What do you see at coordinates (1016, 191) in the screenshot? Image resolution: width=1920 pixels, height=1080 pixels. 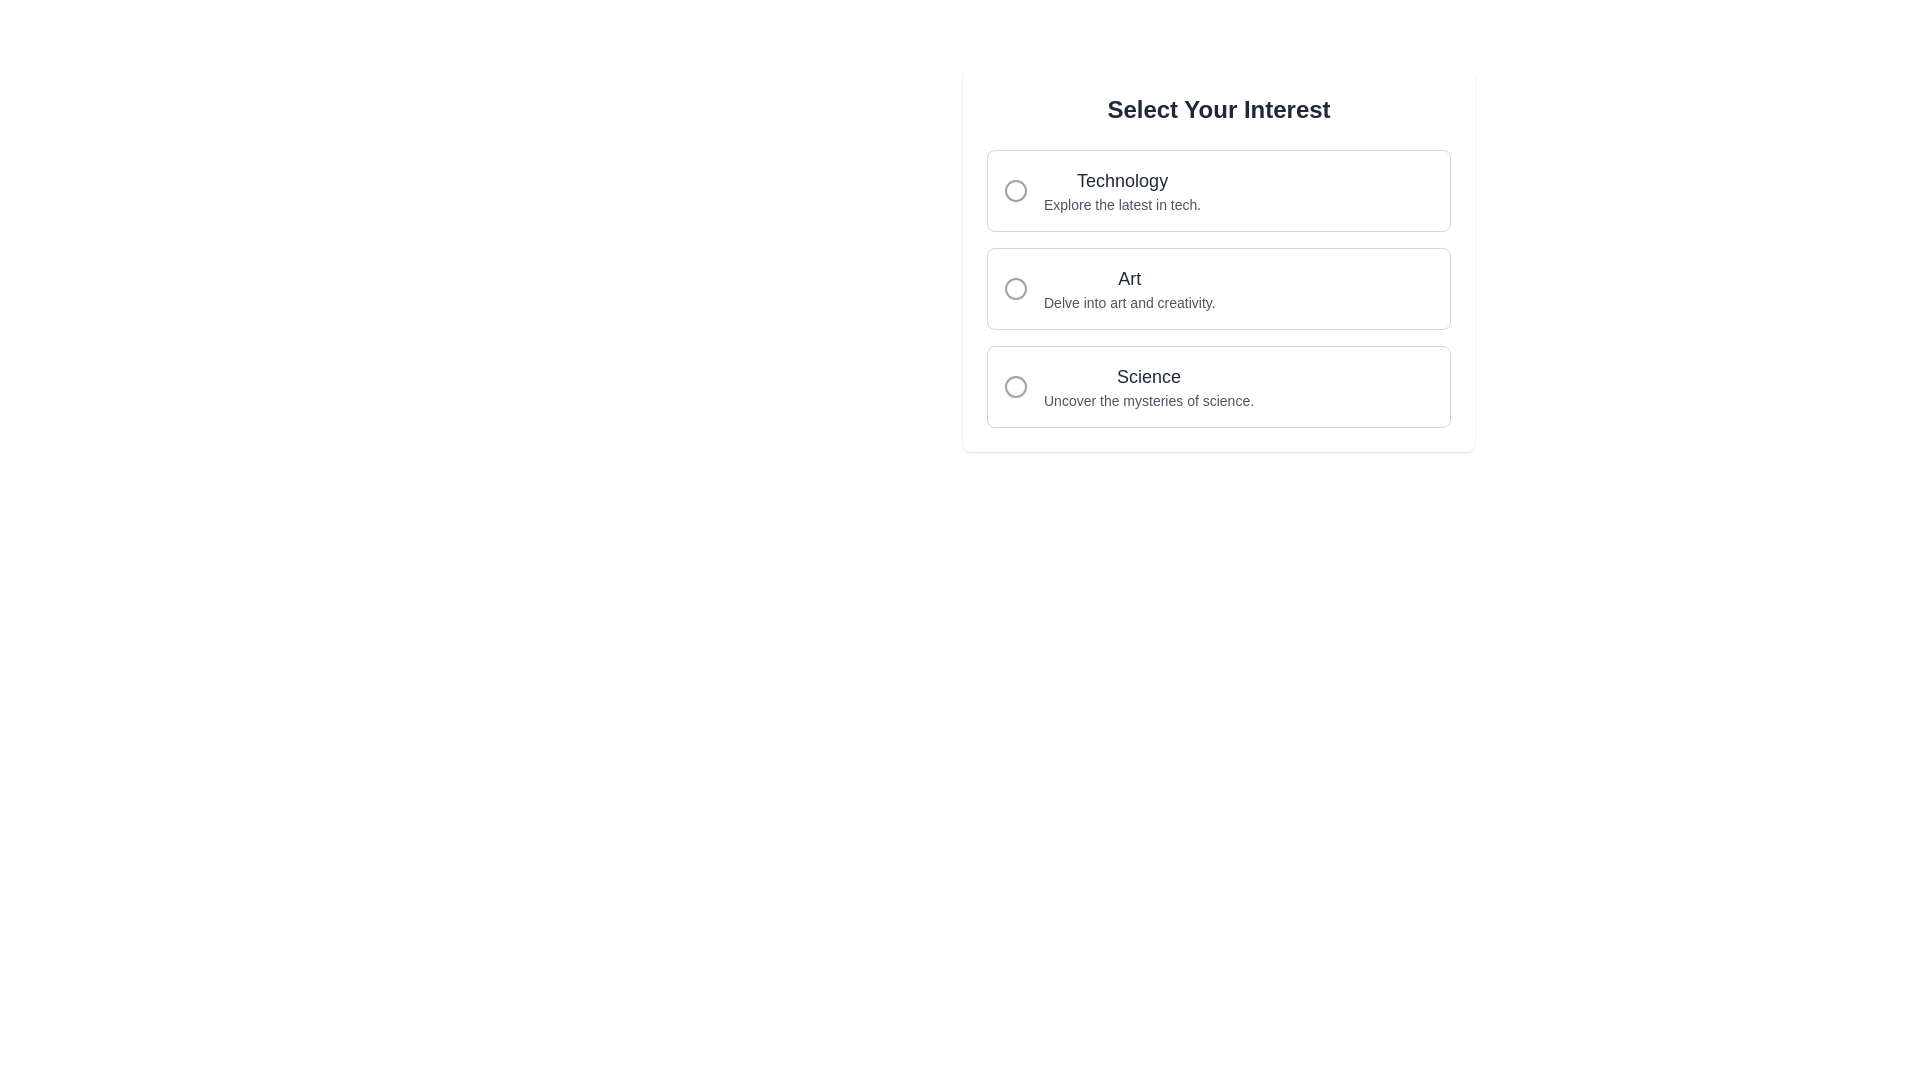 I see `the circular SVG element that is styled with a light color scheme and located next to the 'Technology' label in the selectable interface` at bounding box center [1016, 191].